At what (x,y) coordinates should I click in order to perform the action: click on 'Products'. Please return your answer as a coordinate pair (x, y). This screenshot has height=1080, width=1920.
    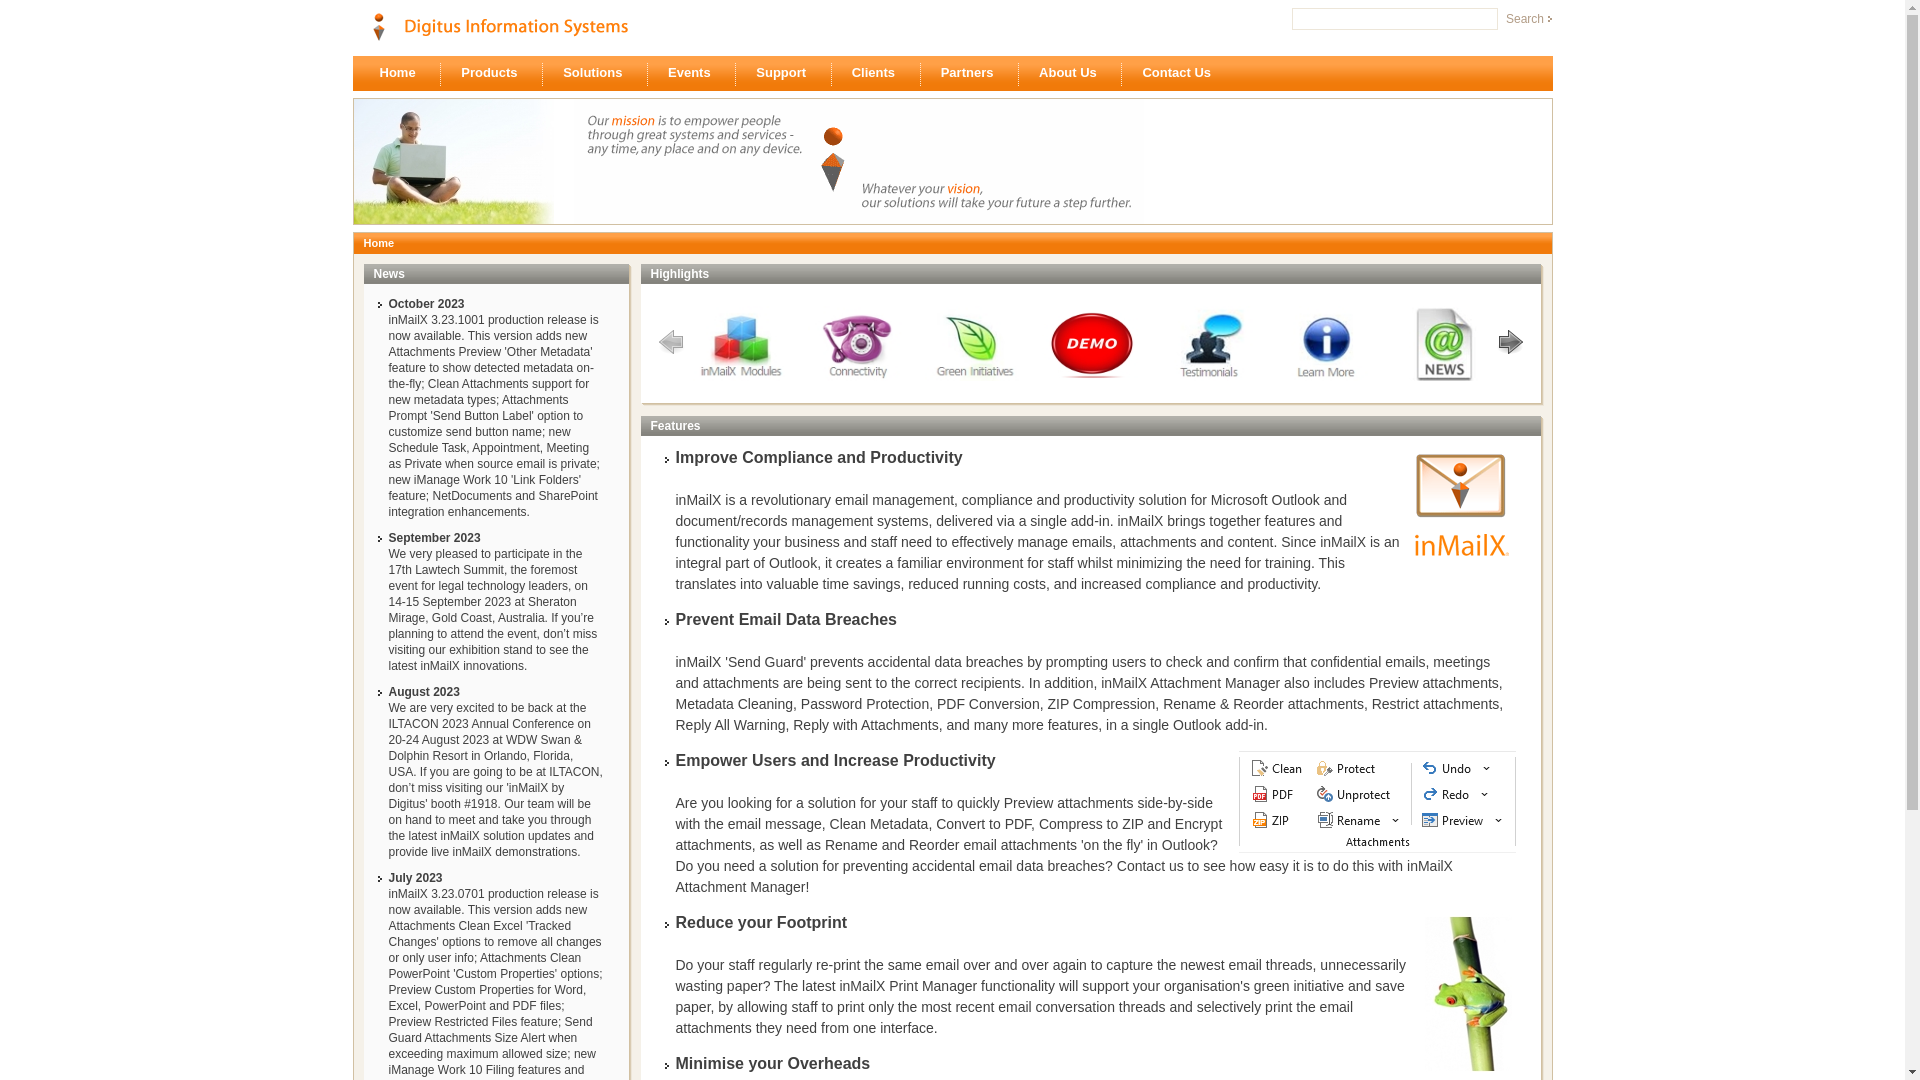
    Looking at the image, I should click on (494, 72).